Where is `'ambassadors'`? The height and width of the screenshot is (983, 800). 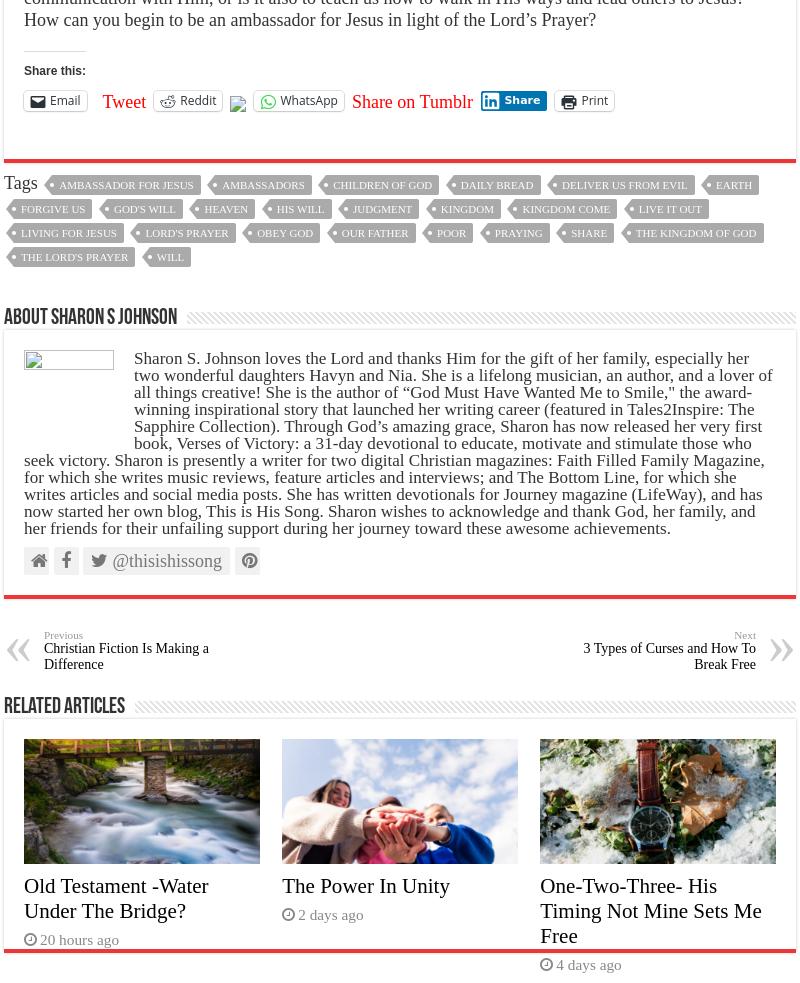 'ambassadors' is located at coordinates (261, 184).